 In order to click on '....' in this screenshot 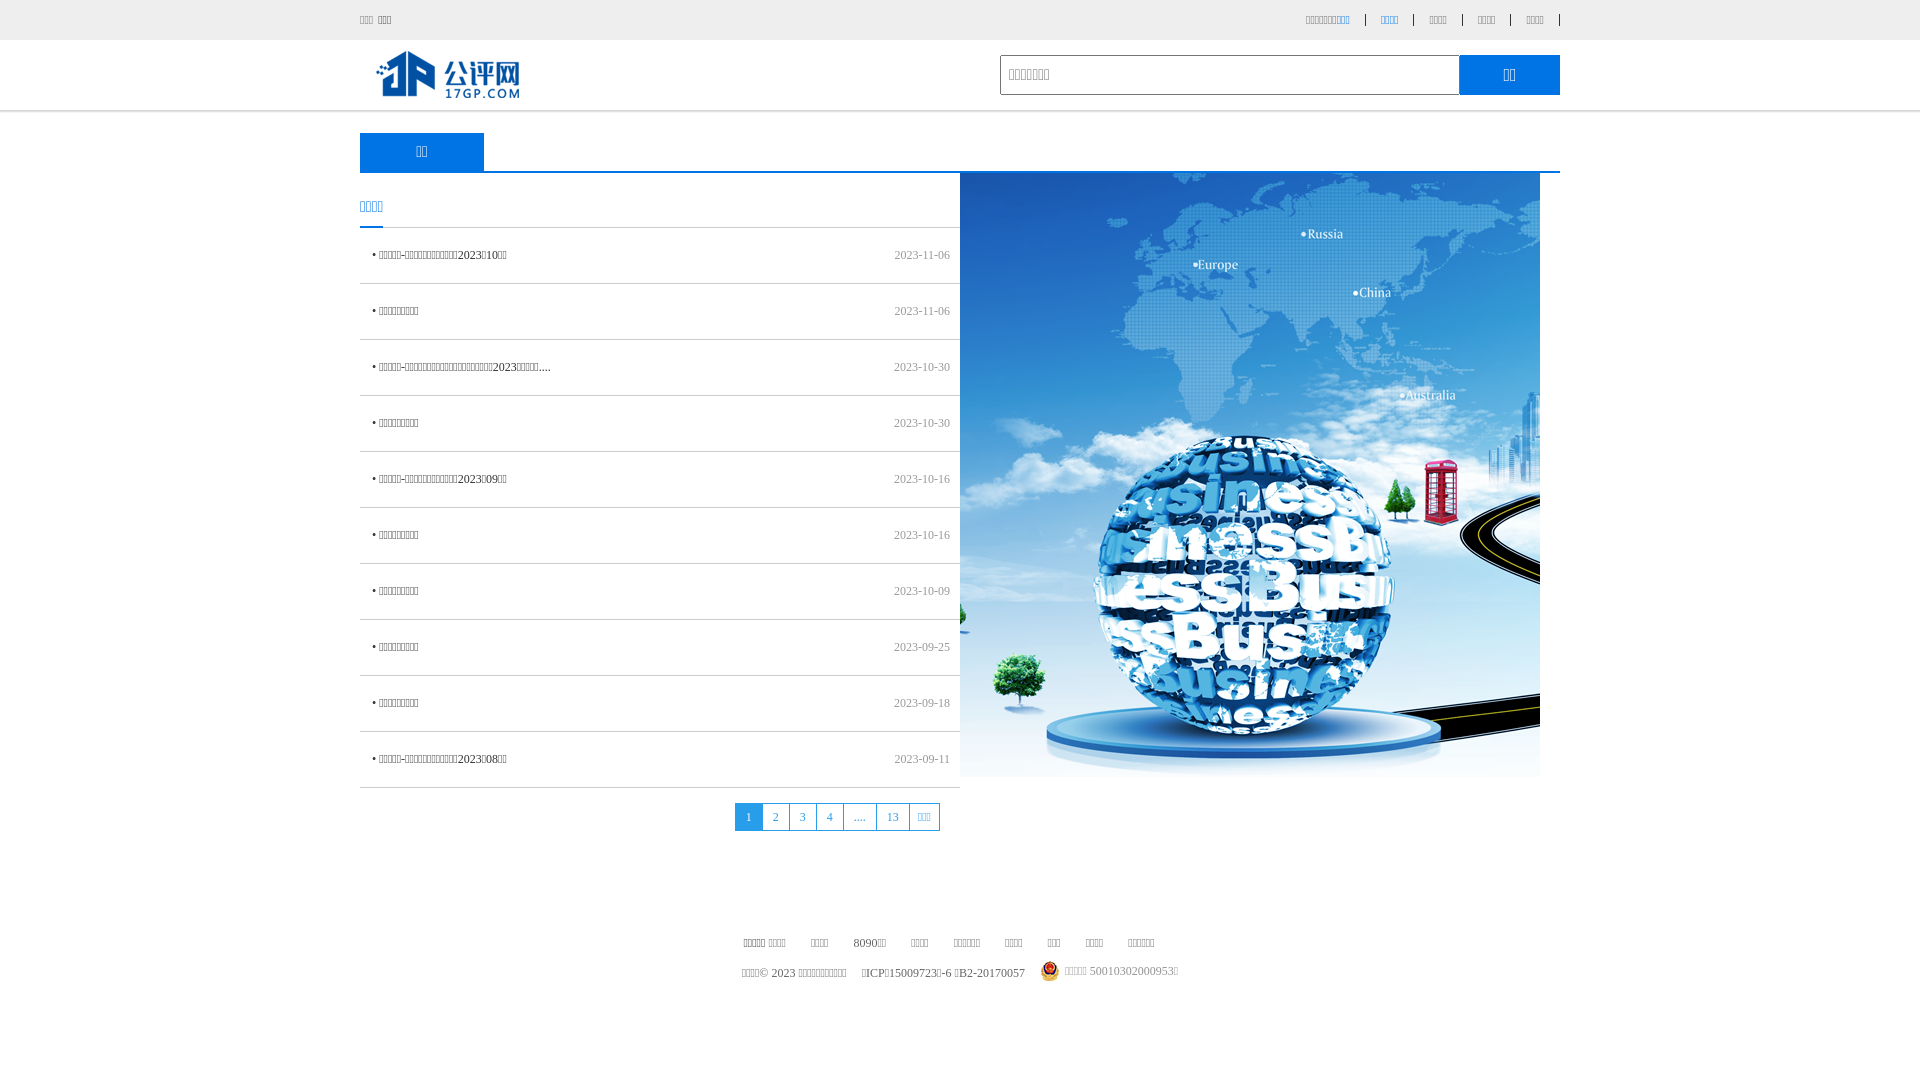, I will do `click(859, 817)`.